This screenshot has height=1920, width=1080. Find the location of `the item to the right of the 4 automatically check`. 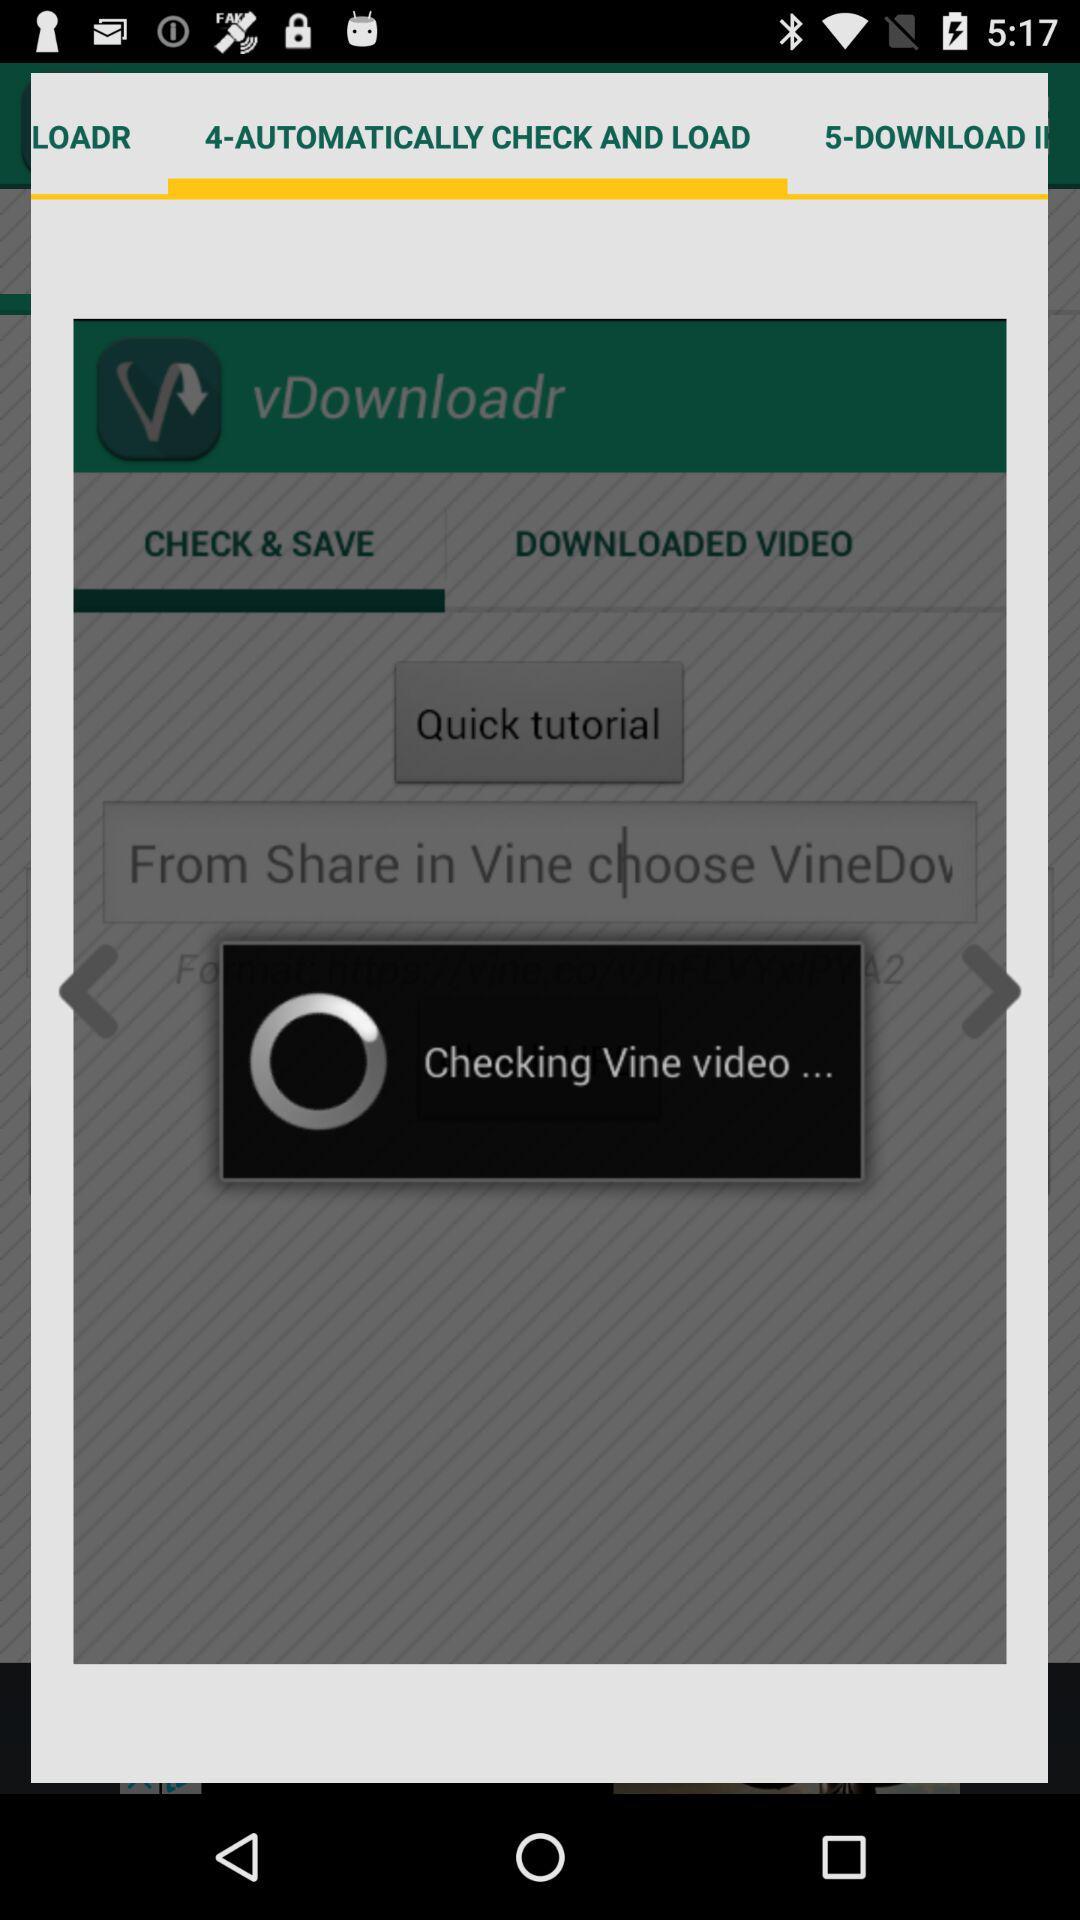

the item to the right of the 4 automatically check is located at coordinates (918, 135).